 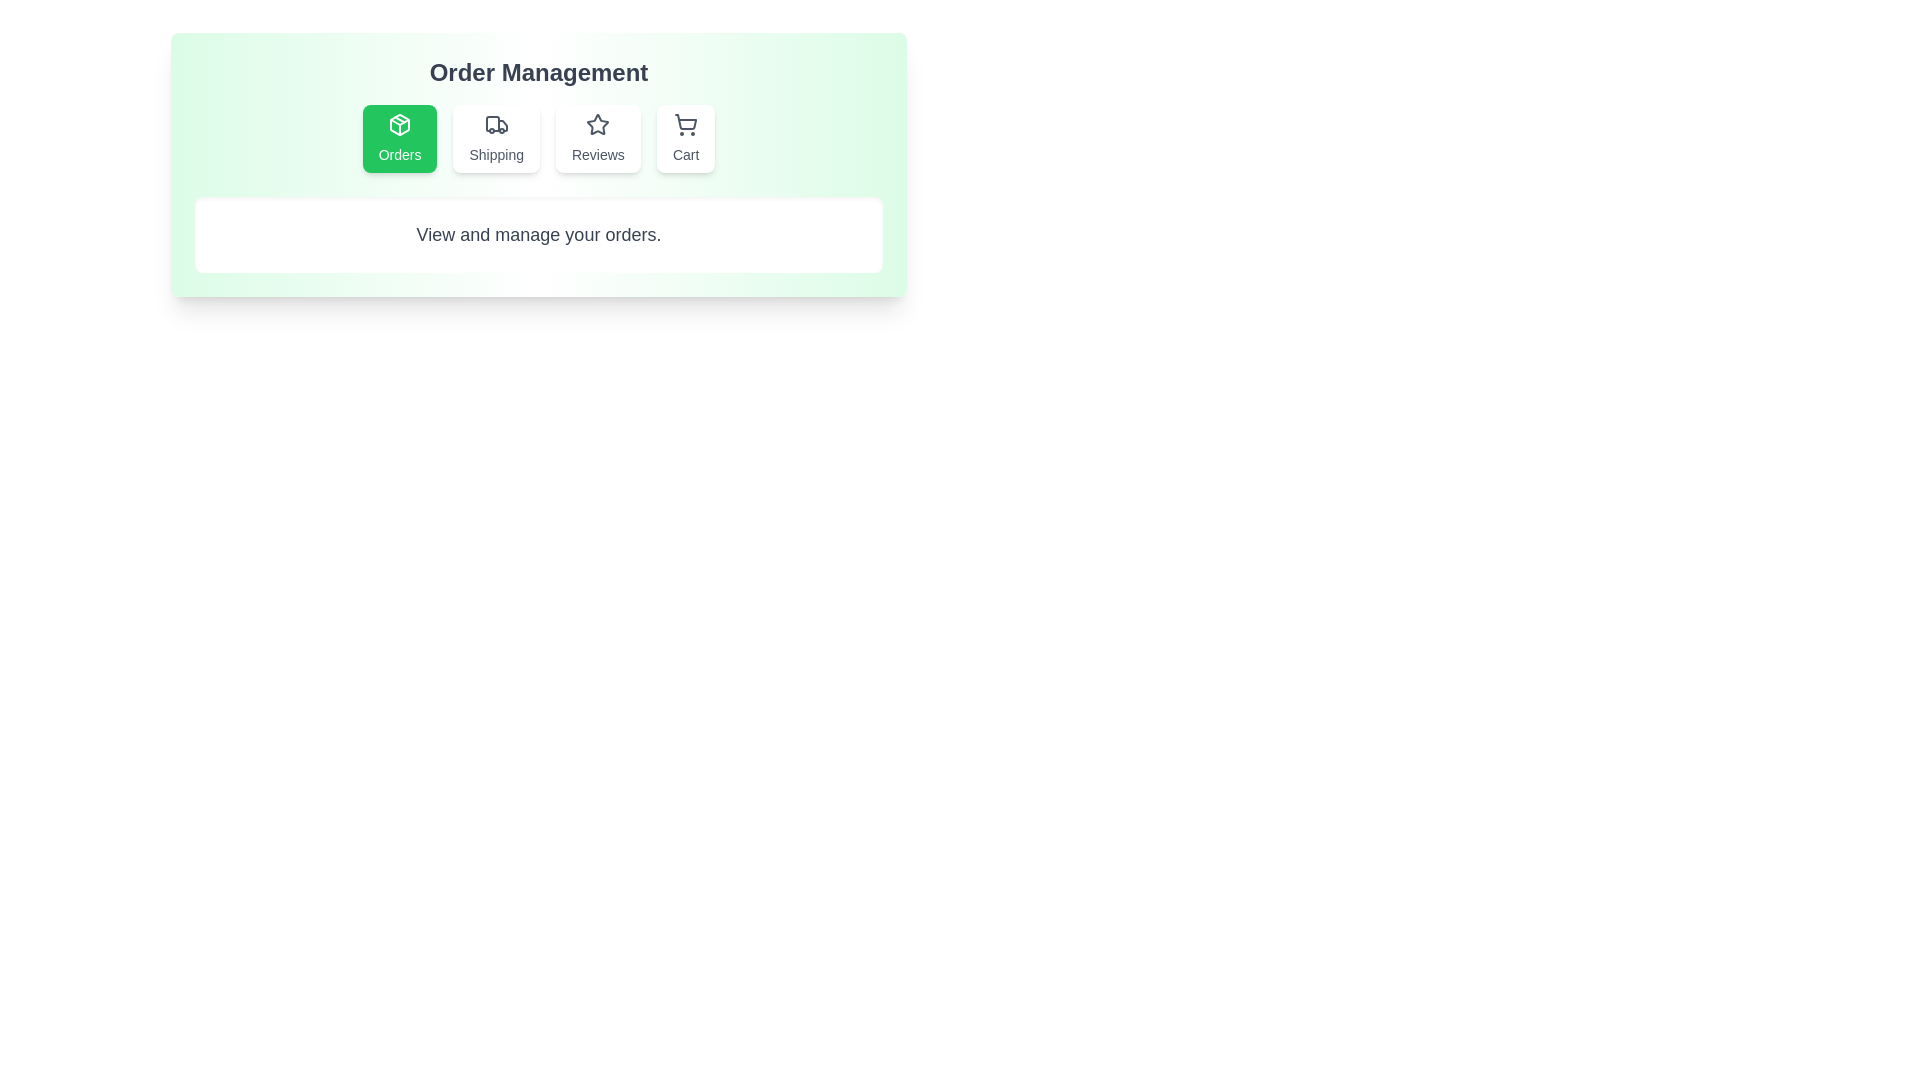 What do you see at coordinates (496, 153) in the screenshot?
I see `the 'Shipping' button, which is labeled by the text element that provides a description for shipping or delivery management, located under the 'Order Management' heading` at bounding box center [496, 153].